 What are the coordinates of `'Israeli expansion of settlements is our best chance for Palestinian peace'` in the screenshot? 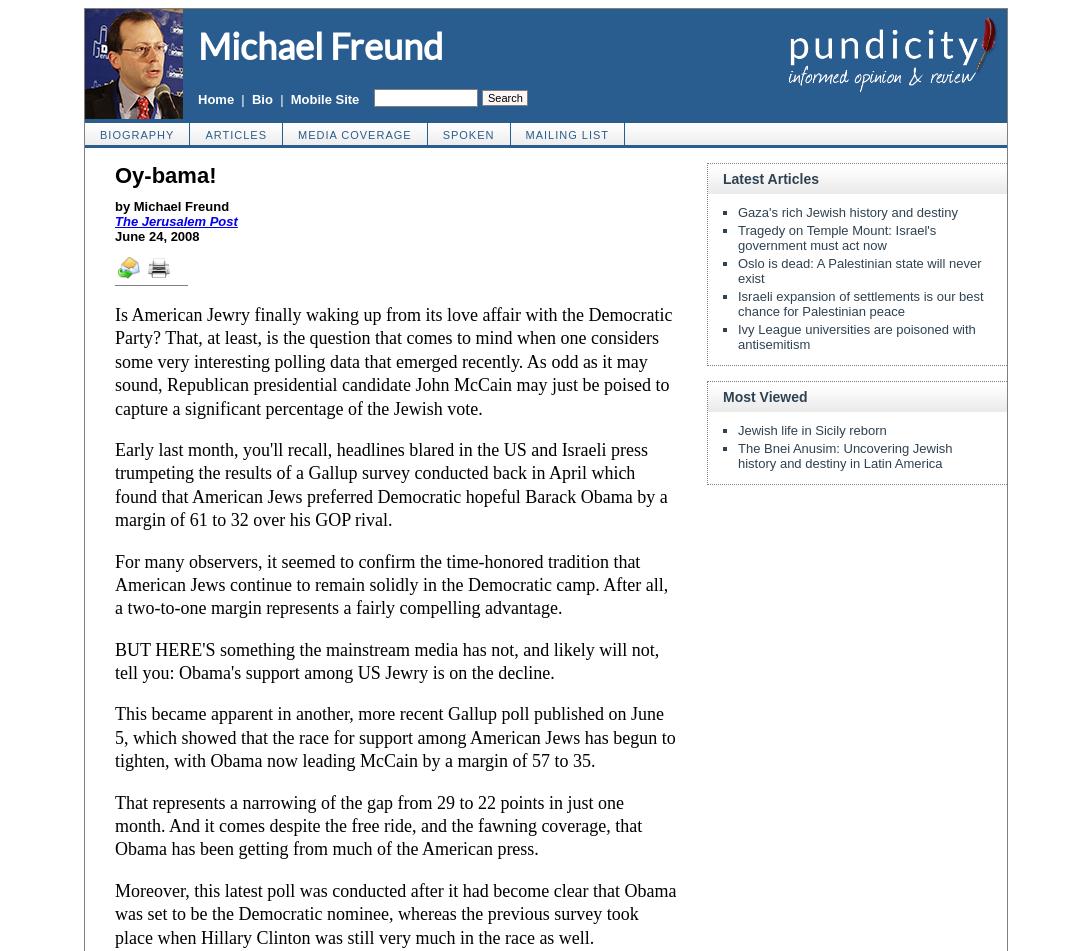 It's located at (737, 304).